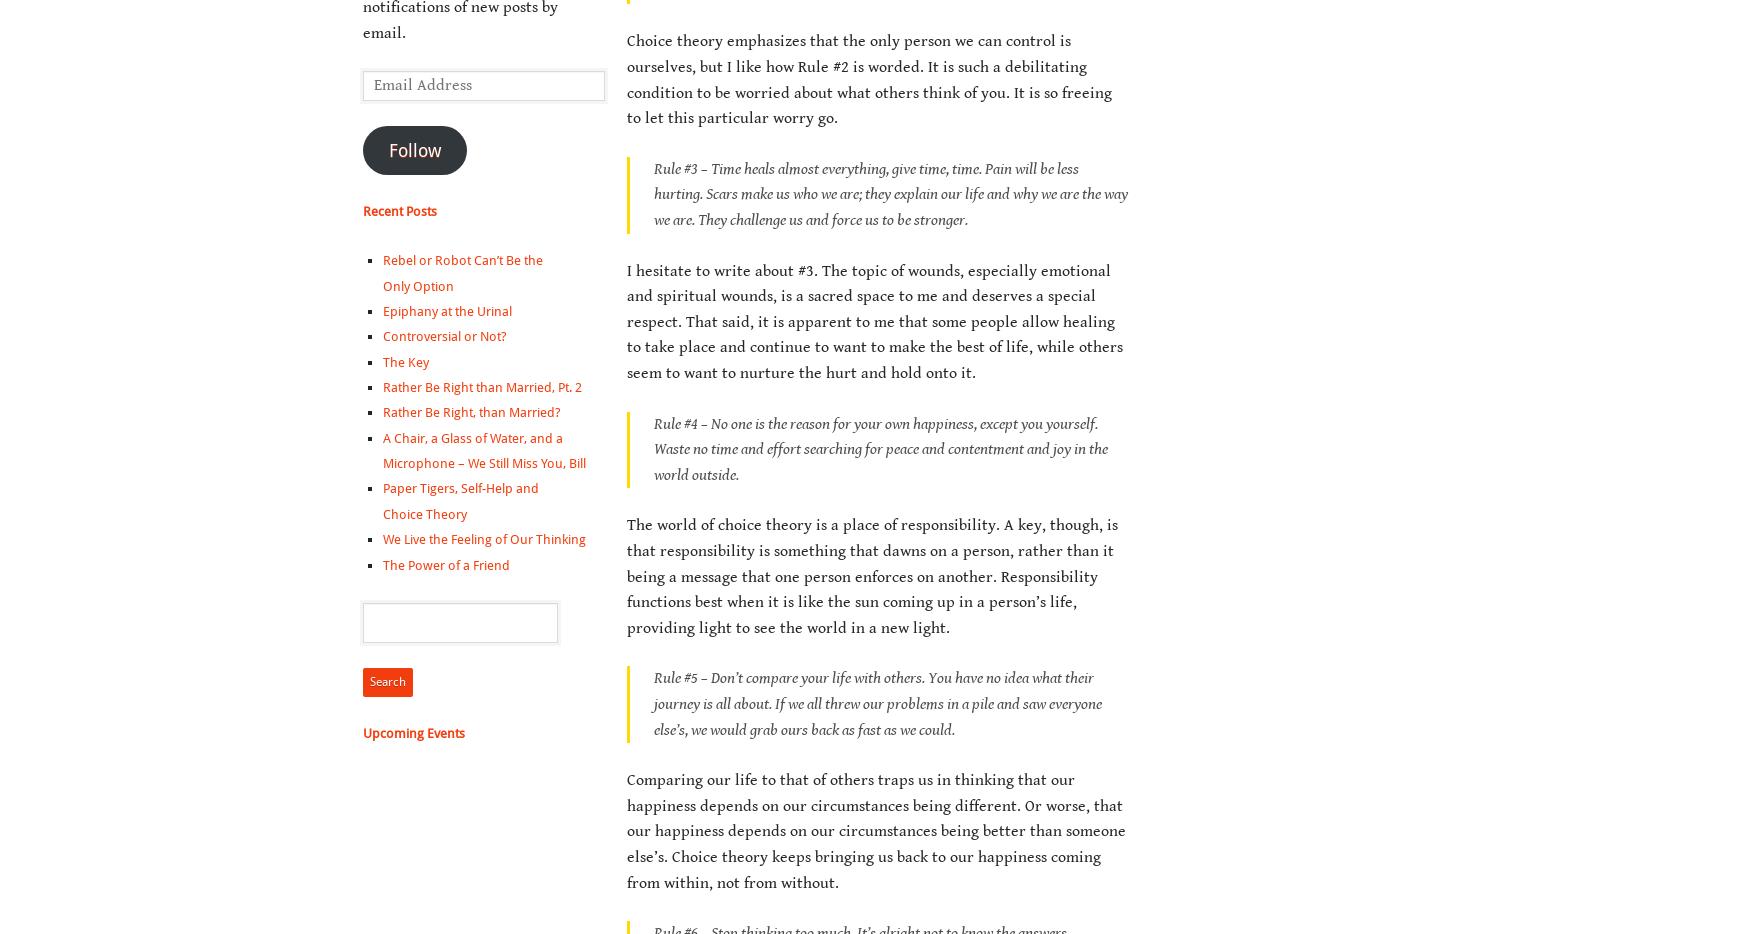 This screenshot has width=1750, height=934. What do you see at coordinates (413, 149) in the screenshot?
I see `'Follow'` at bounding box center [413, 149].